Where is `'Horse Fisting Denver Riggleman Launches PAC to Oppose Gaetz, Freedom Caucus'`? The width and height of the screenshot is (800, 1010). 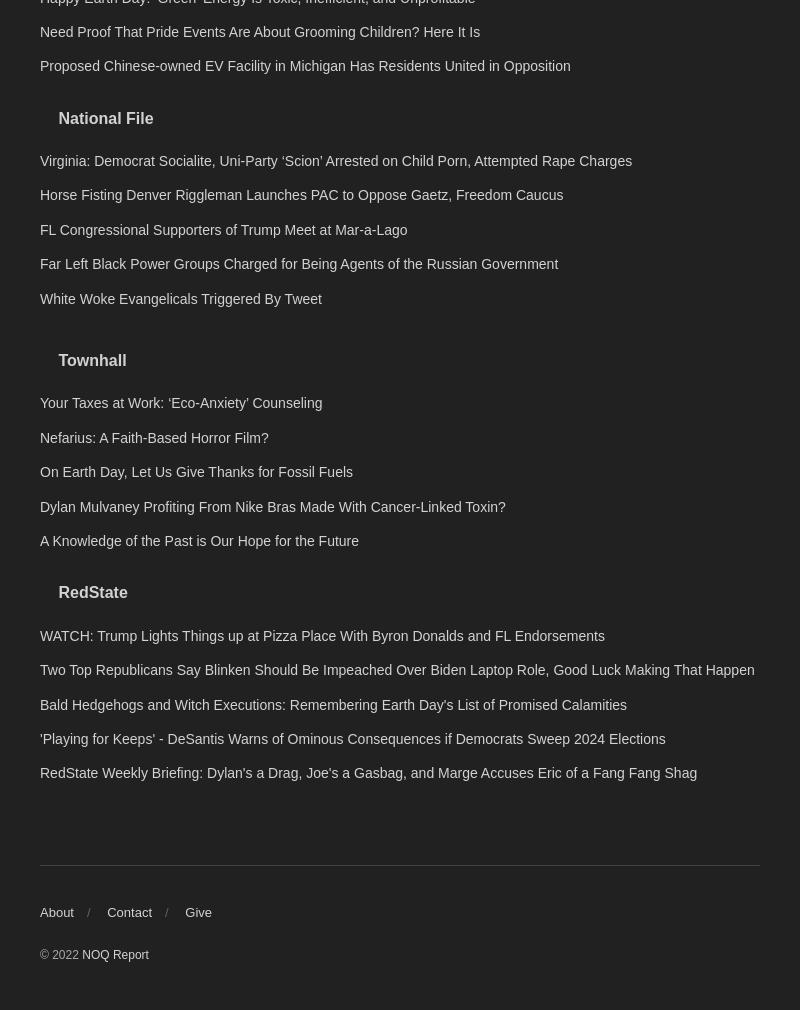 'Horse Fisting Denver Riggleman Launches PAC to Oppose Gaetz, Freedom Caucus' is located at coordinates (300, 475).